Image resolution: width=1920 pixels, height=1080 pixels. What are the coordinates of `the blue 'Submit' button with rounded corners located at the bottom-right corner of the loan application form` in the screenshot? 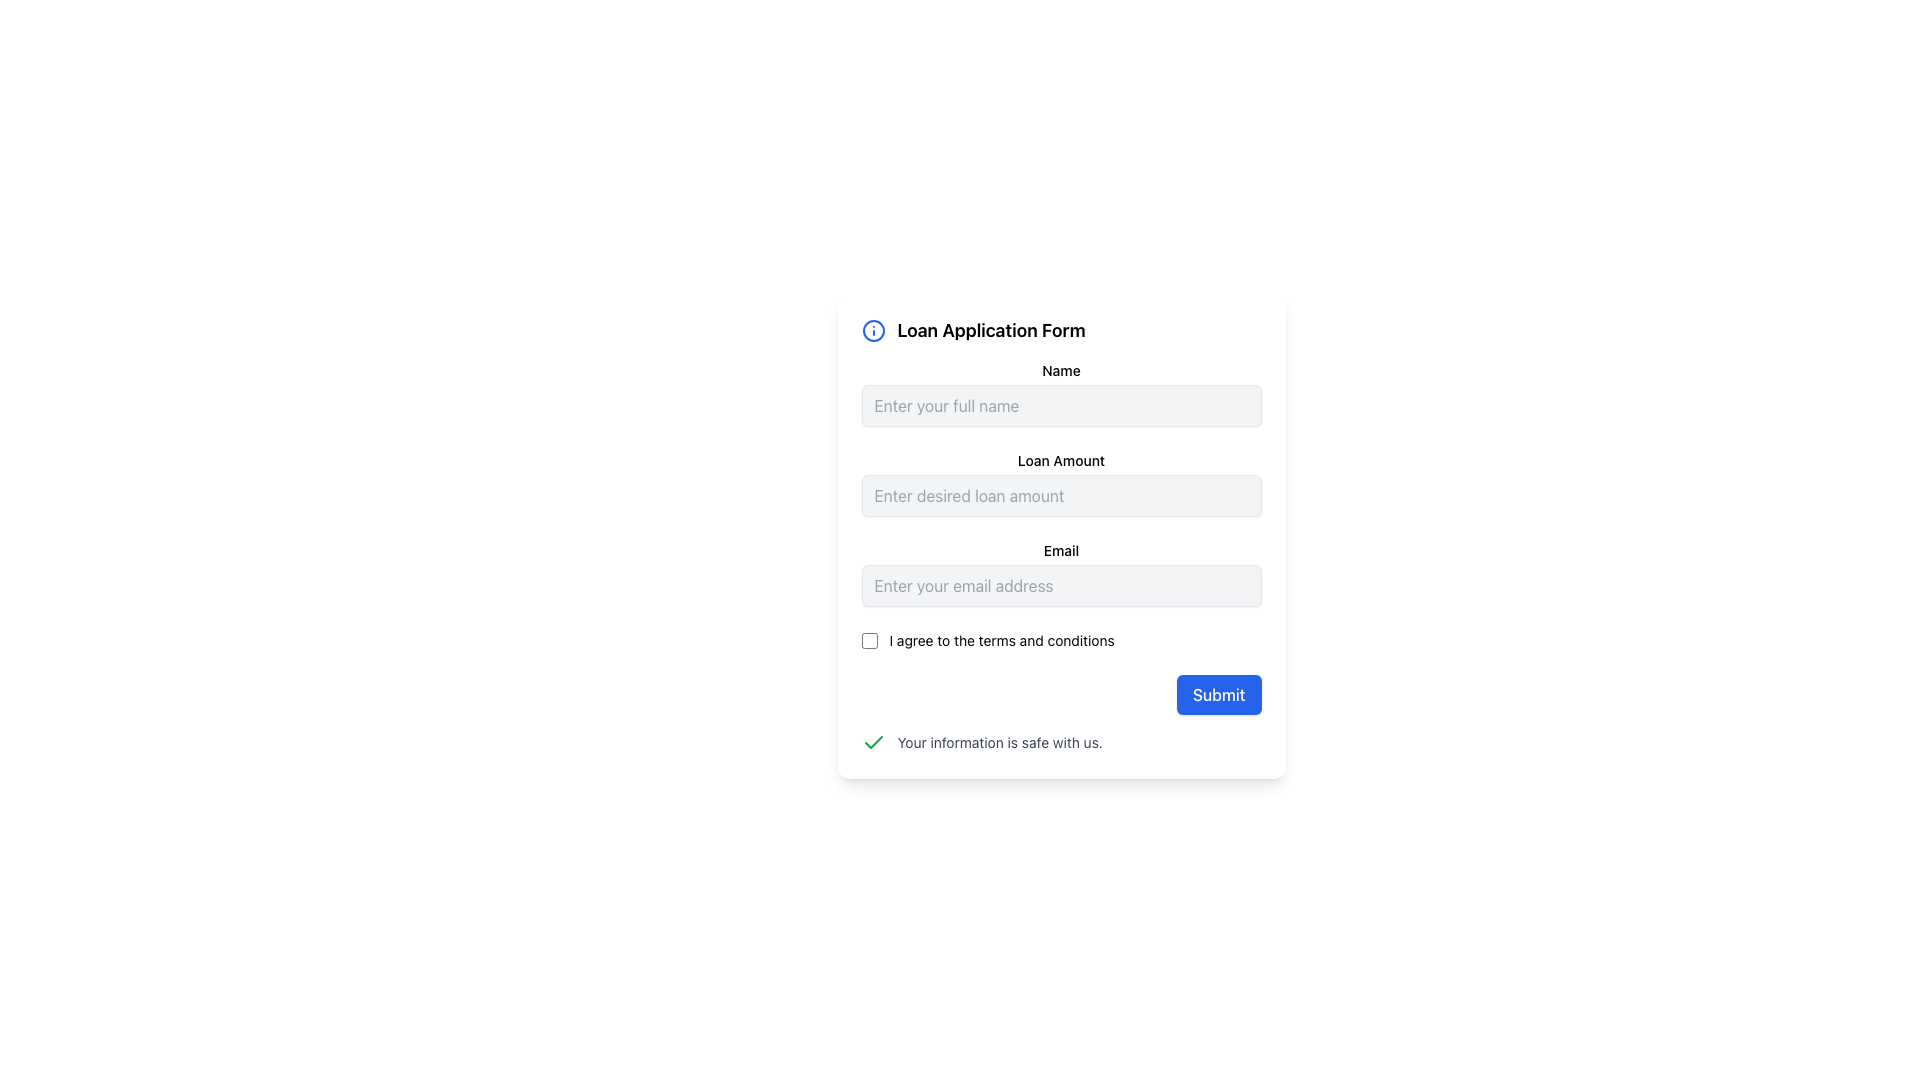 It's located at (1218, 693).